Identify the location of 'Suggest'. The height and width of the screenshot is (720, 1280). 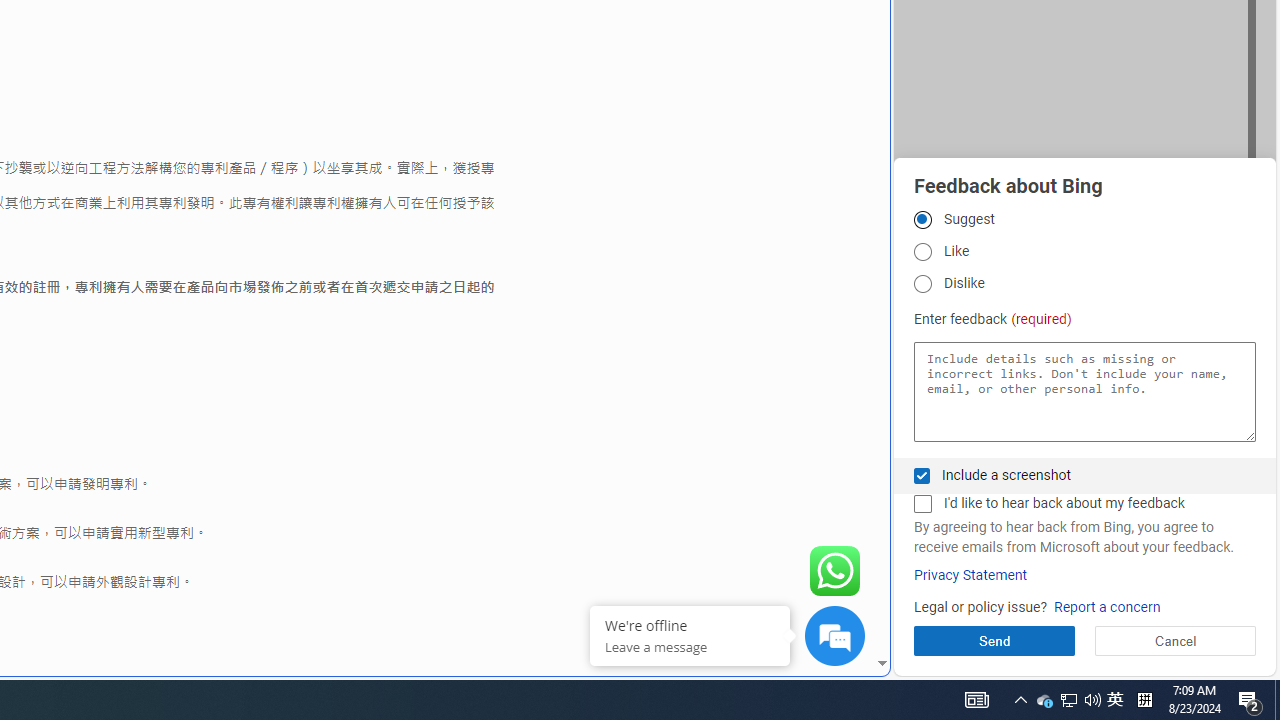
(921, 219).